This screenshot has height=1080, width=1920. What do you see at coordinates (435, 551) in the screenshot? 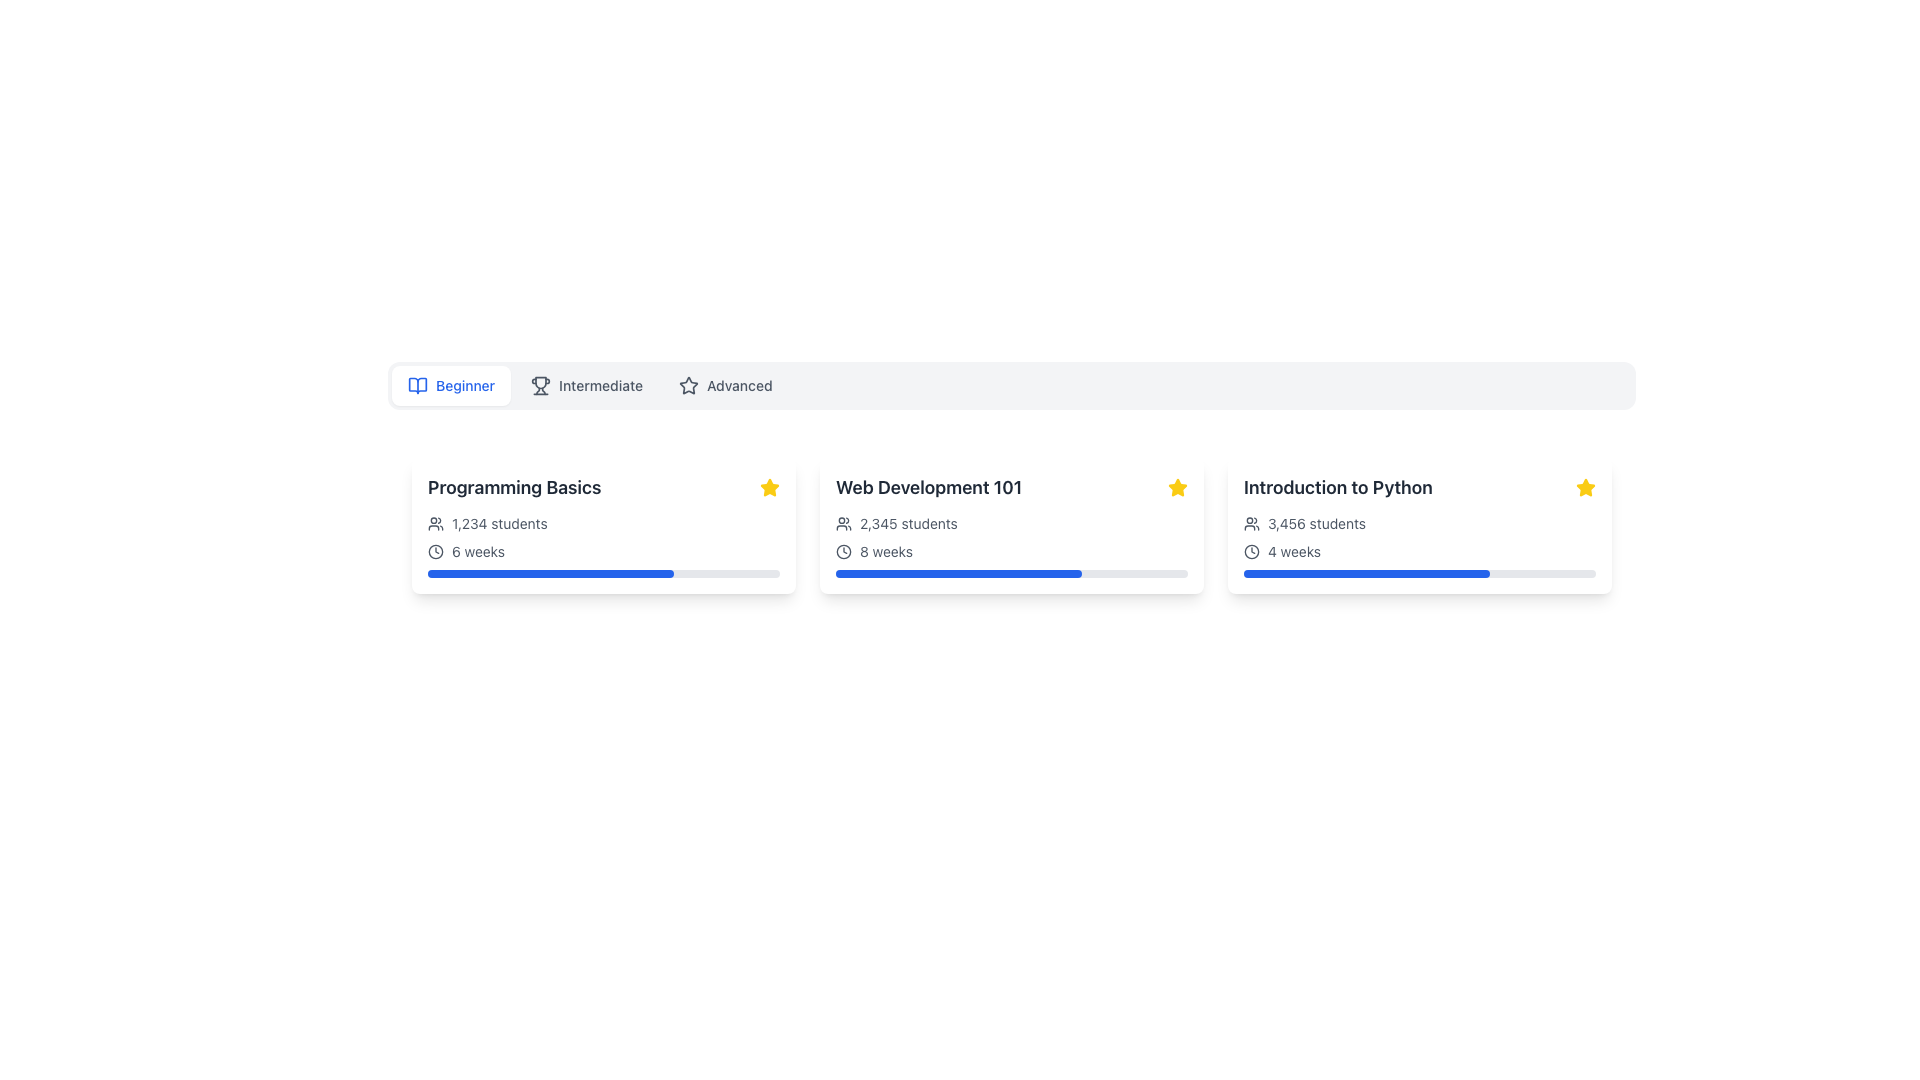
I see `the circular base of the clock face located in the clock icon next to '6 weeks' under the 'Programming Basics' card` at bounding box center [435, 551].